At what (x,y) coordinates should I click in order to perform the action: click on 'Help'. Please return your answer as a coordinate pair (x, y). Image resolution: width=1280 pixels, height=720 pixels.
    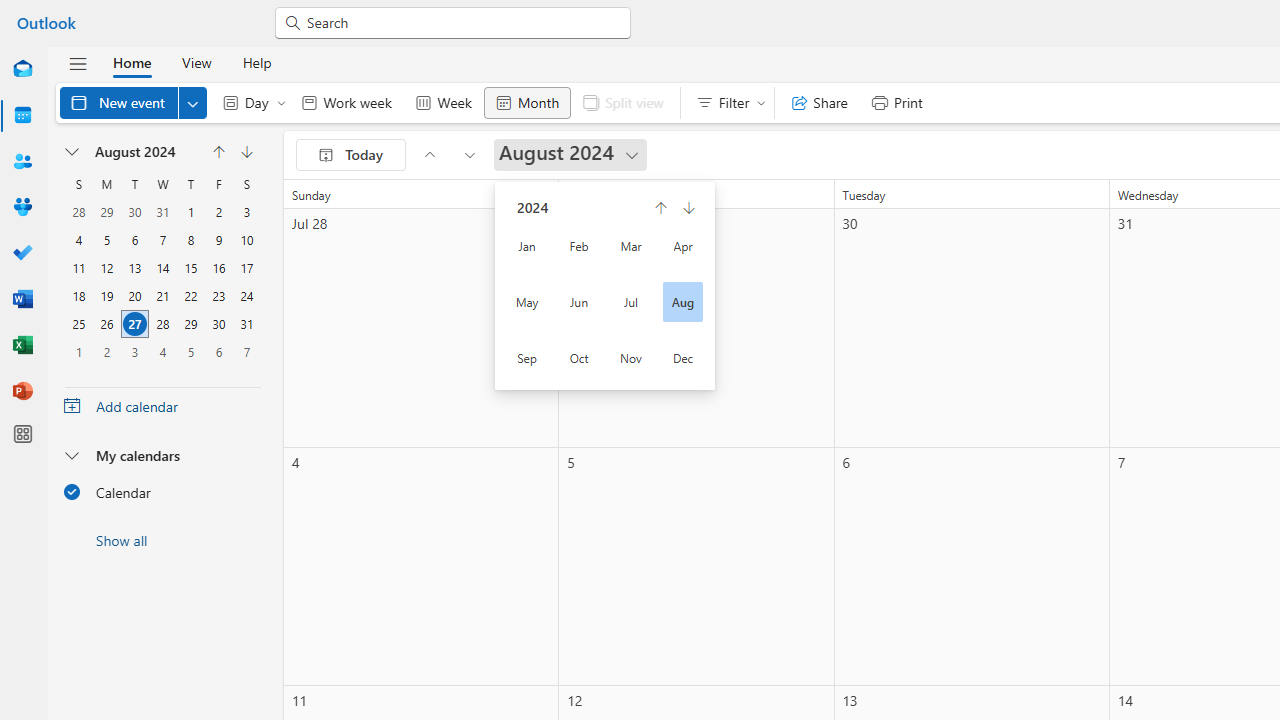
    Looking at the image, I should click on (255, 61).